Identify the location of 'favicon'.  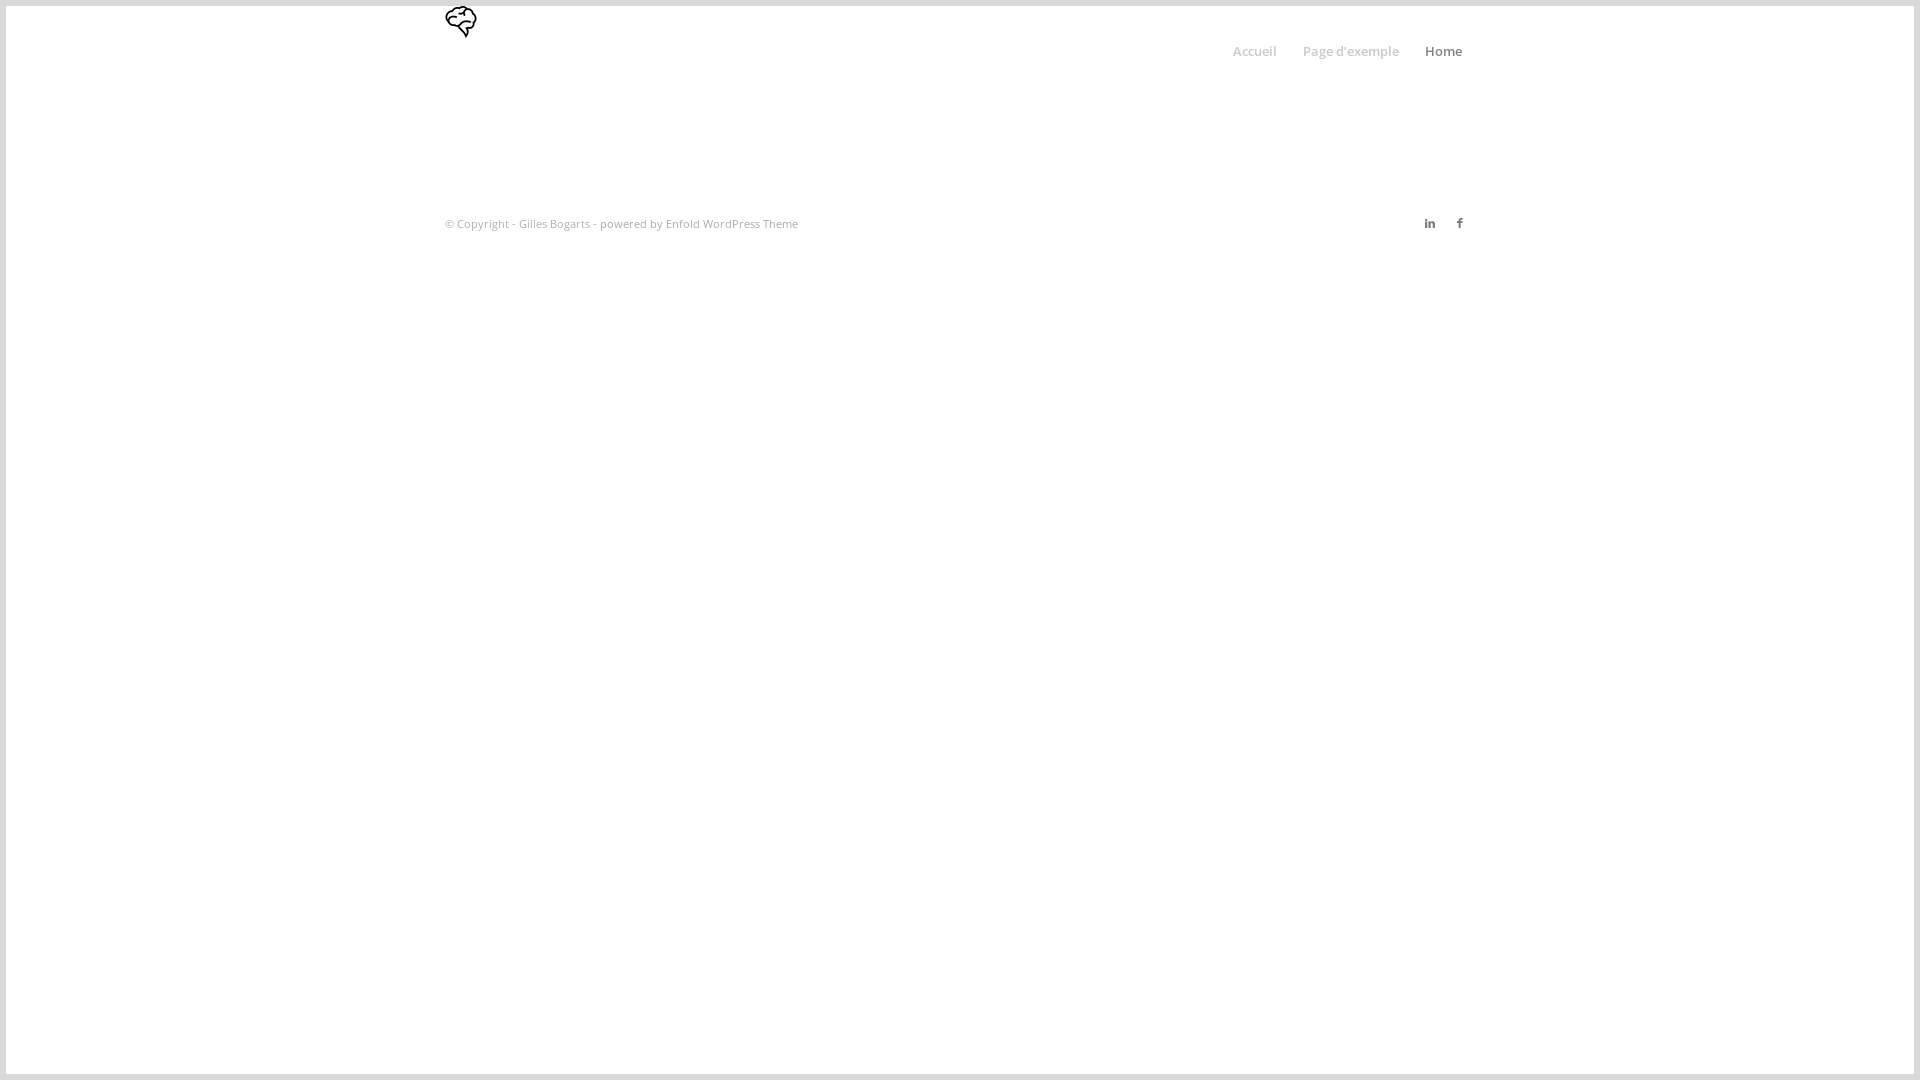
(459, 49).